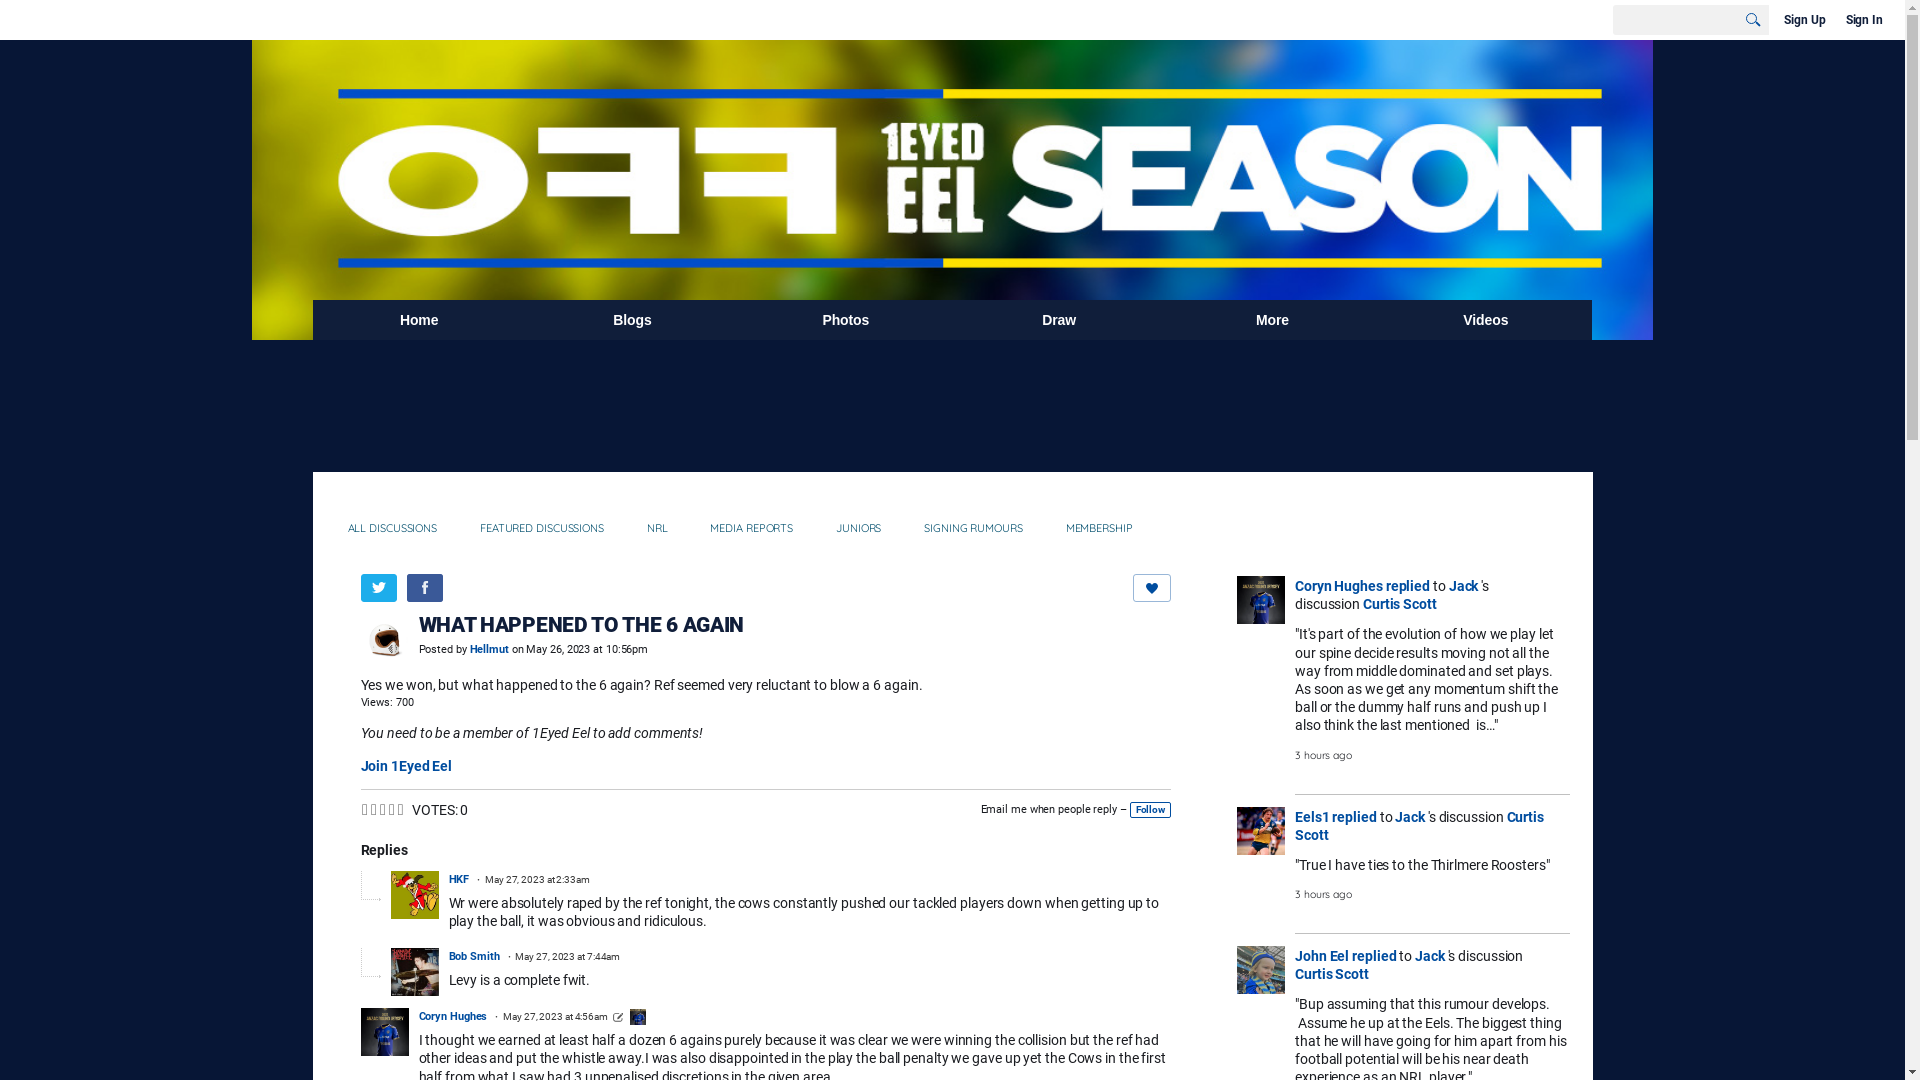 This screenshot has width=1920, height=1080. What do you see at coordinates (1295, 816) in the screenshot?
I see `'Eels1'` at bounding box center [1295, 816].